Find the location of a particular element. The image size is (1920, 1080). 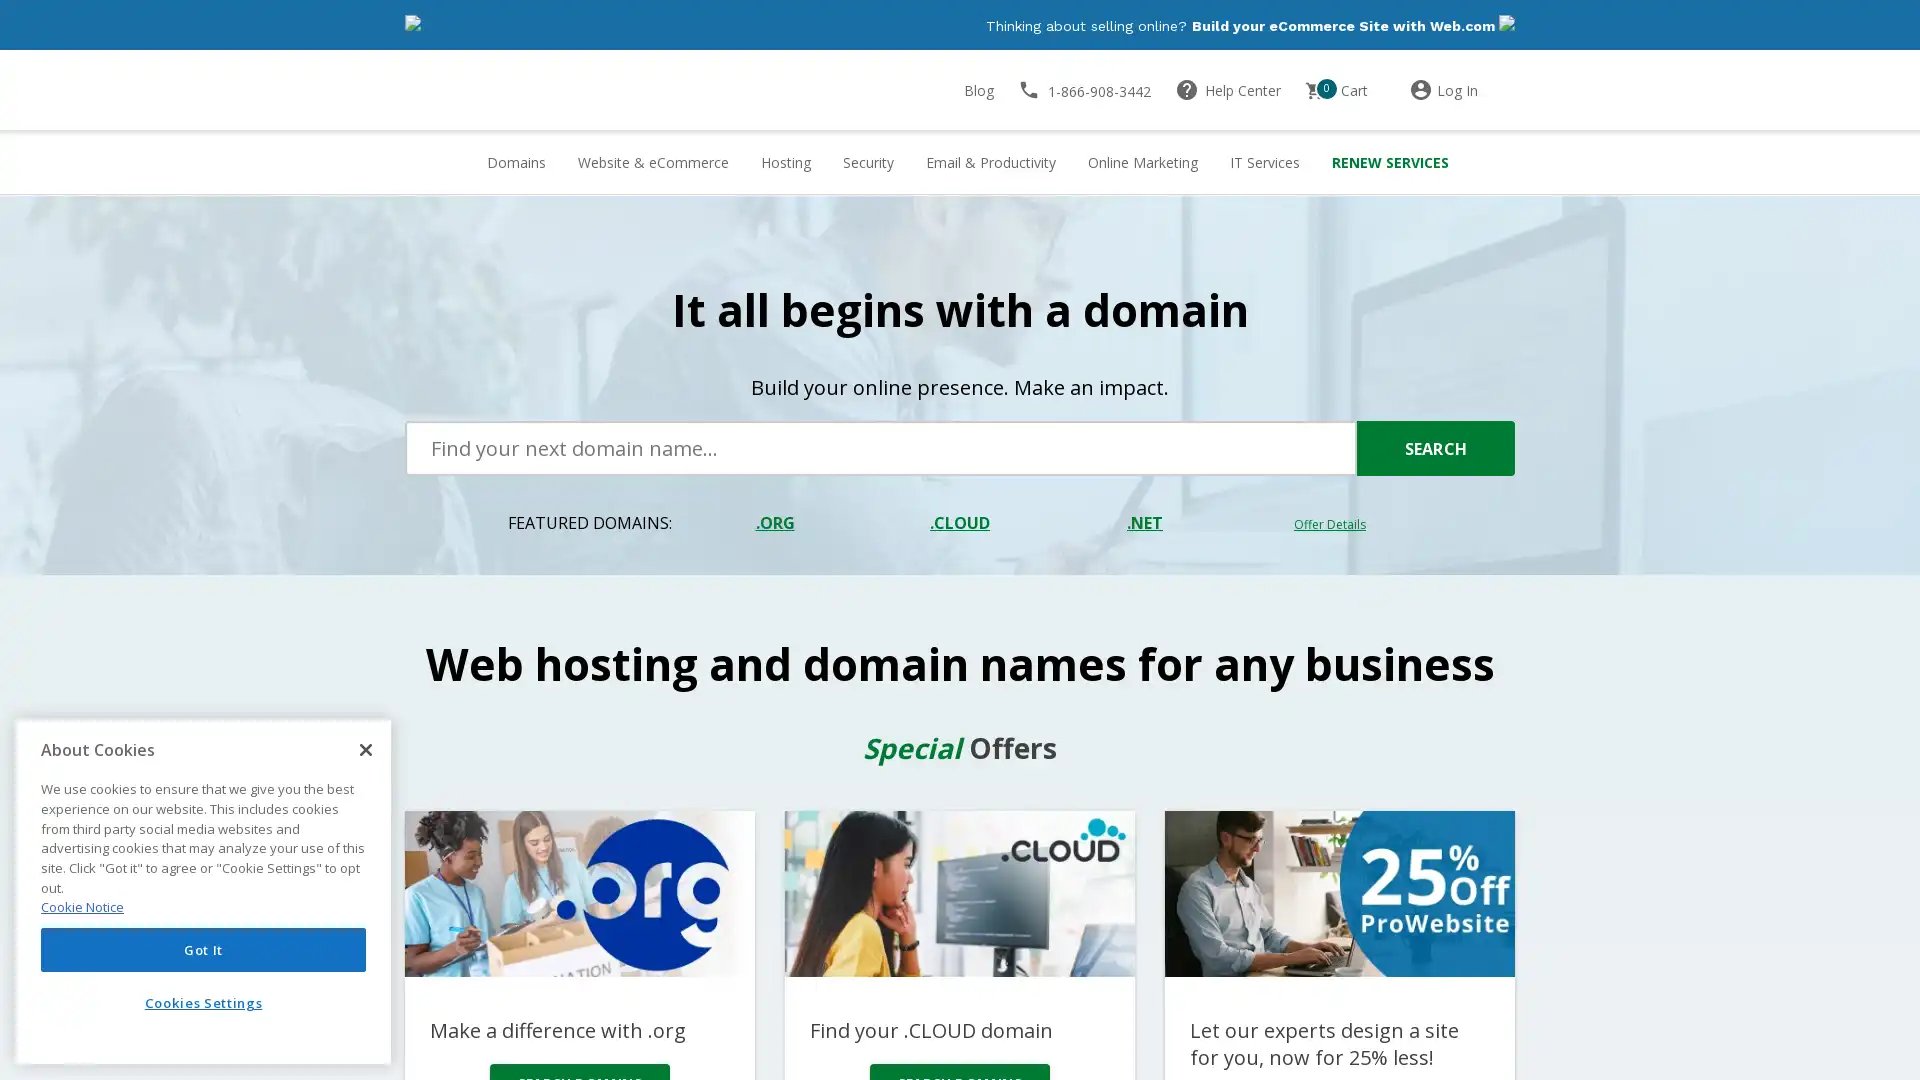

SEARCH is located at coordinates (1434, 450).